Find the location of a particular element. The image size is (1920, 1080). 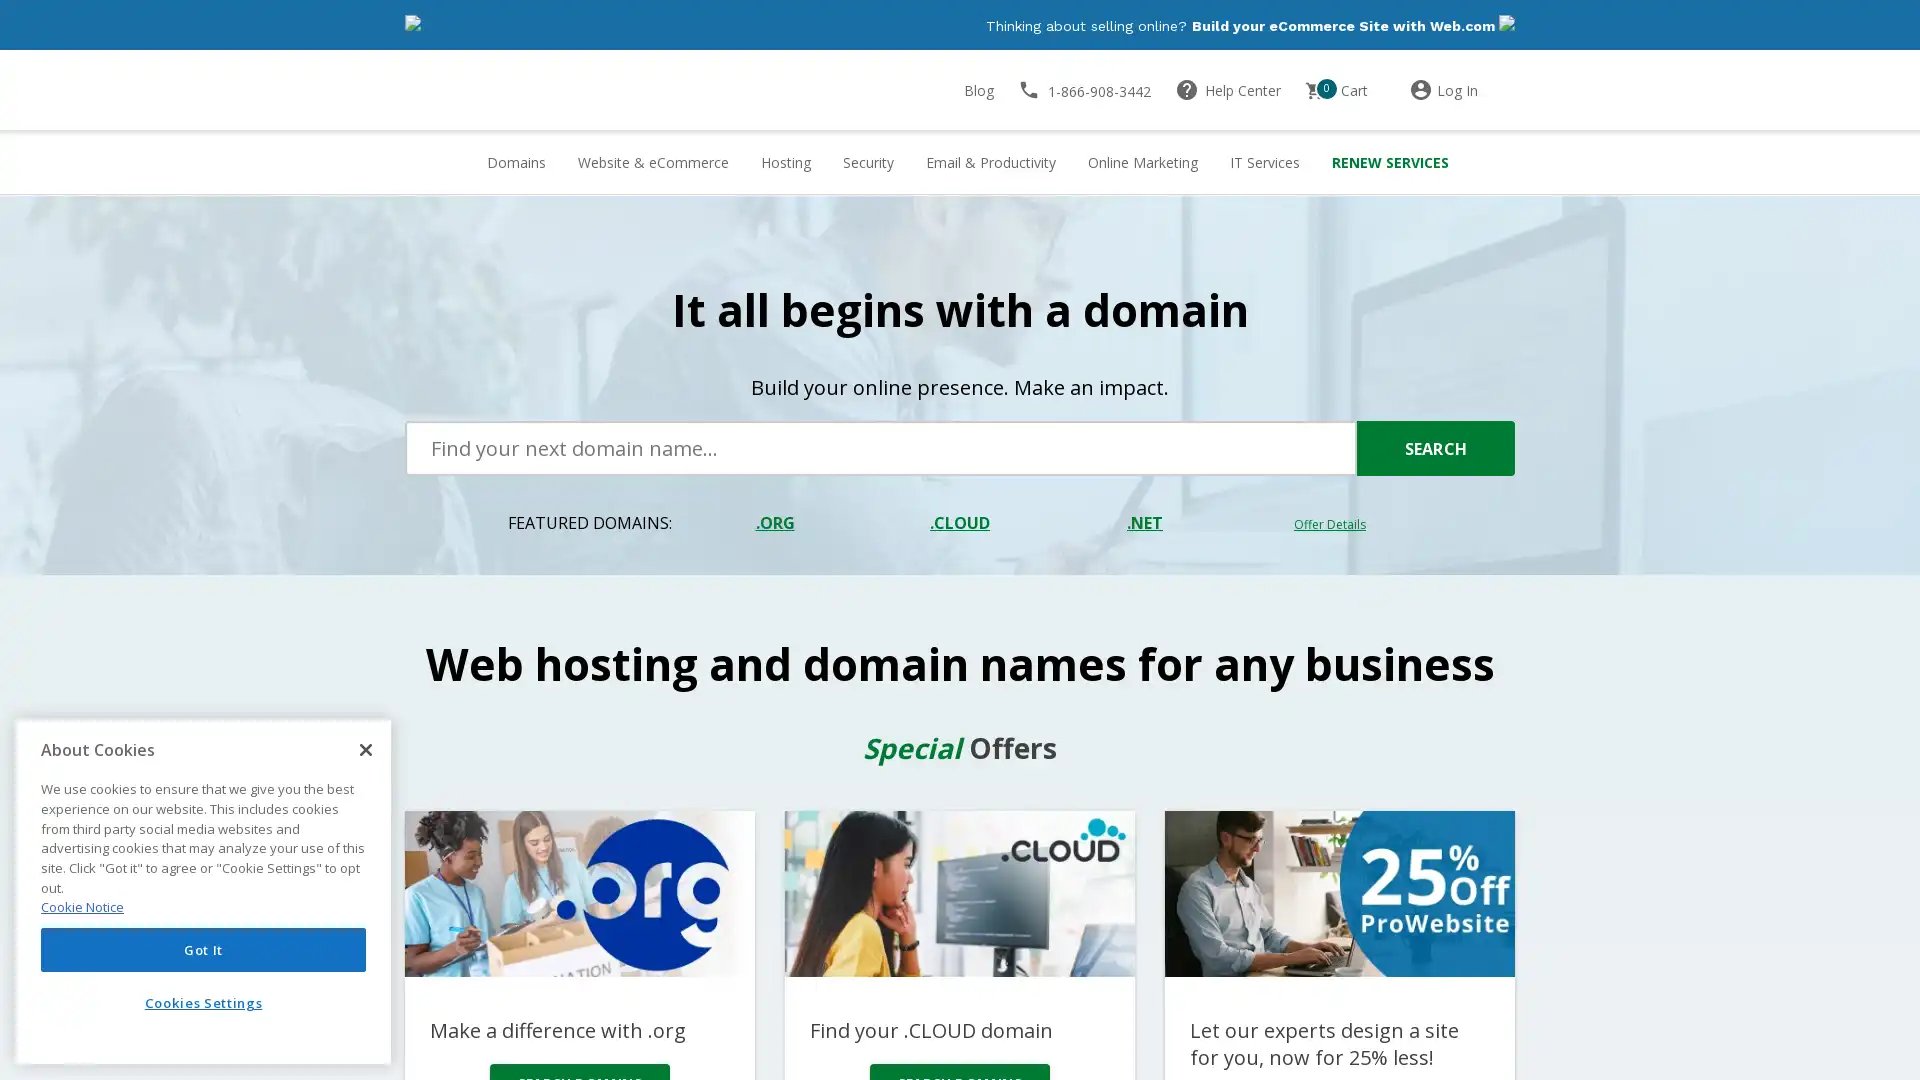

SEARCH is located at coordinates (1434, 450).